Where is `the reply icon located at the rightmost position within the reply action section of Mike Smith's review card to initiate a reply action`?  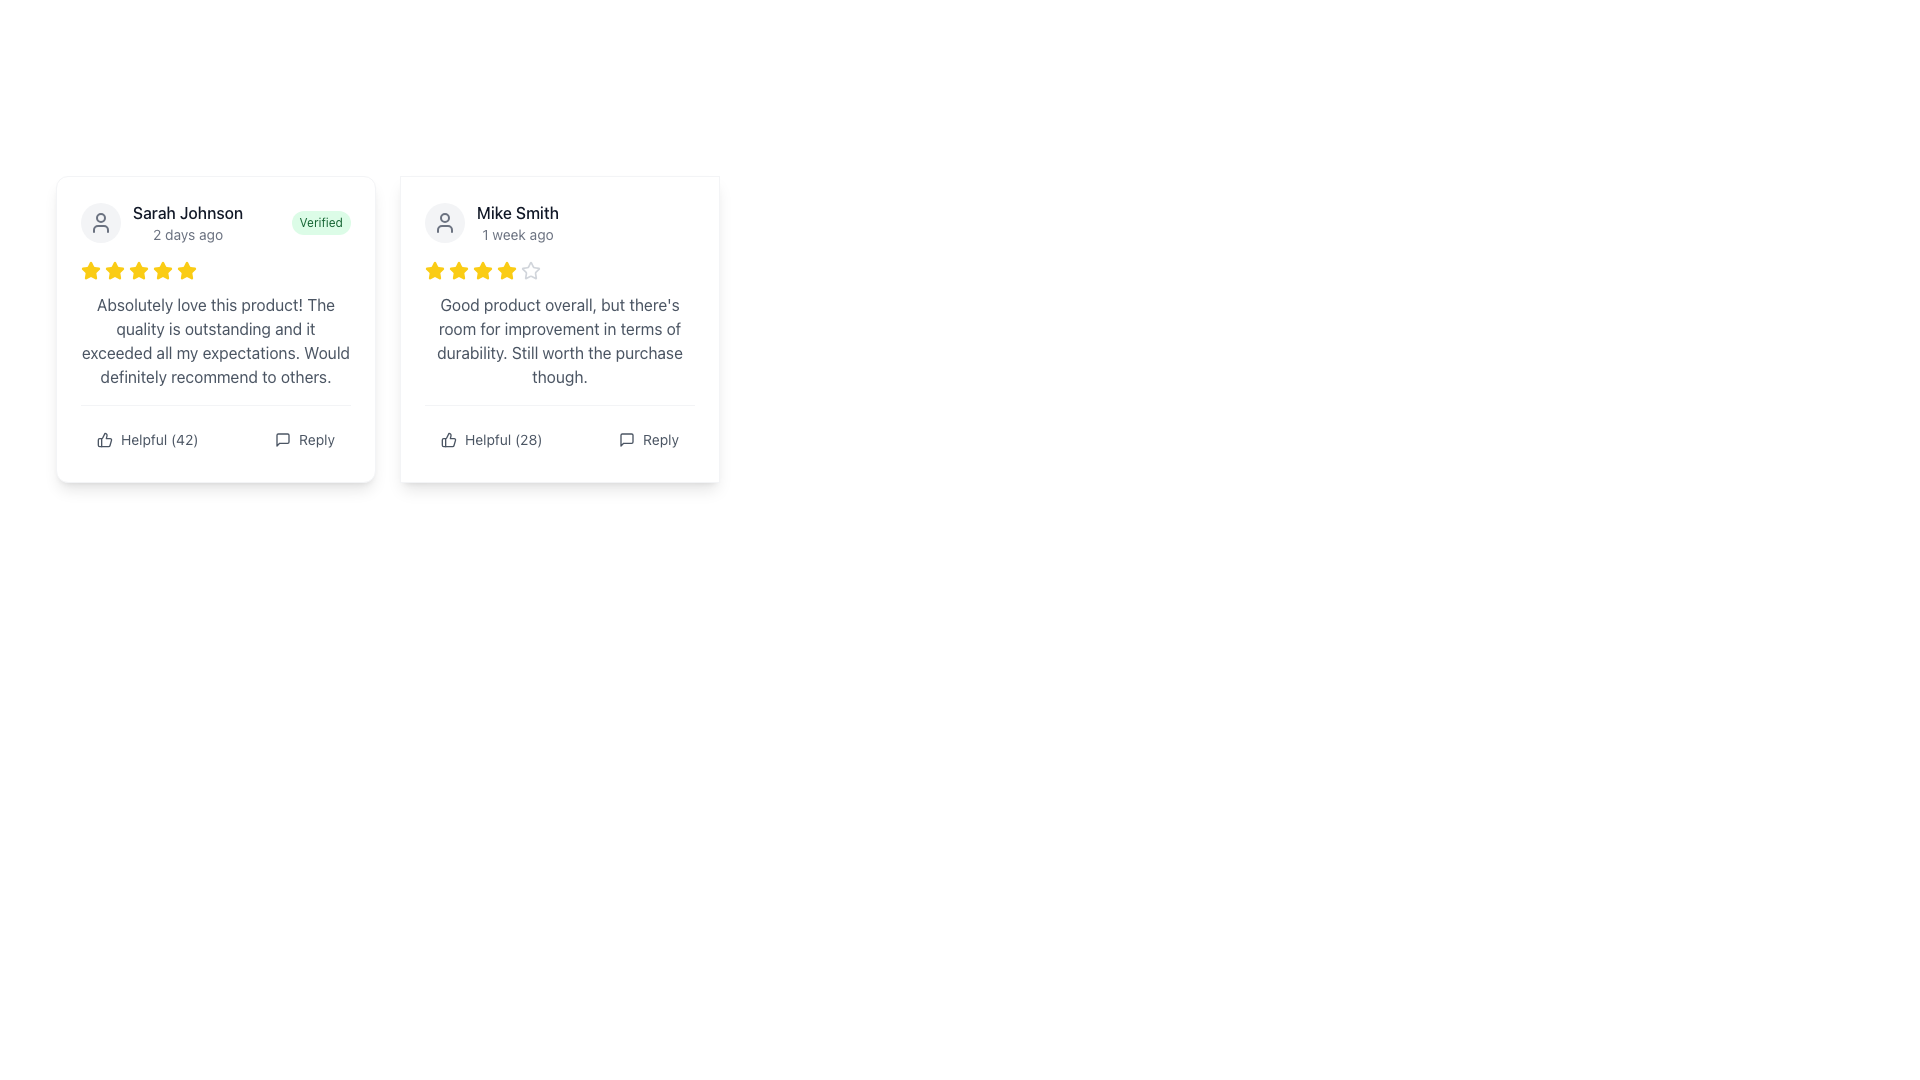 the reply icon located at the rightmost position within the reply action section of Mike Smith's review card to initiate a reply action is located at coordinates (626, 438).